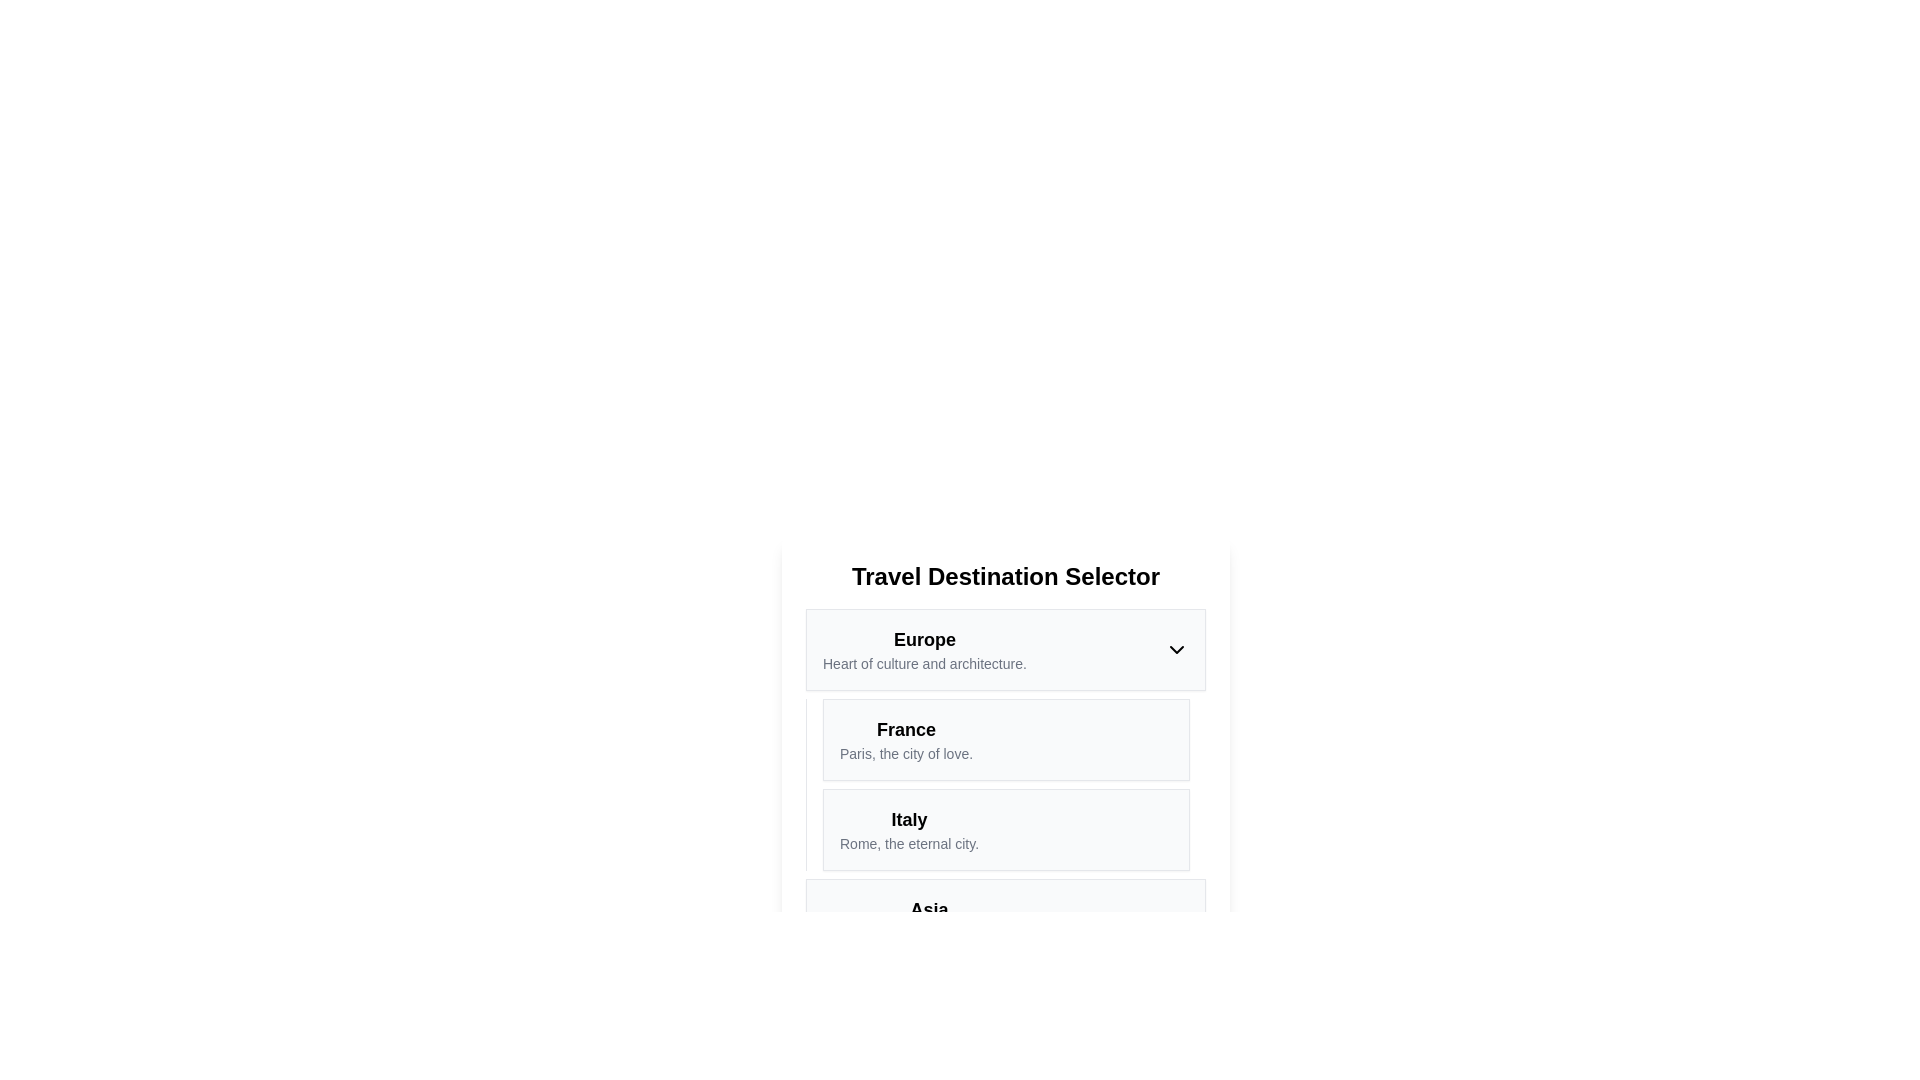  I want to click on the bold header text element reading 'Travel Destination Selector', which is prominently placed at the top of a white card-like section, so click(1006, 577).